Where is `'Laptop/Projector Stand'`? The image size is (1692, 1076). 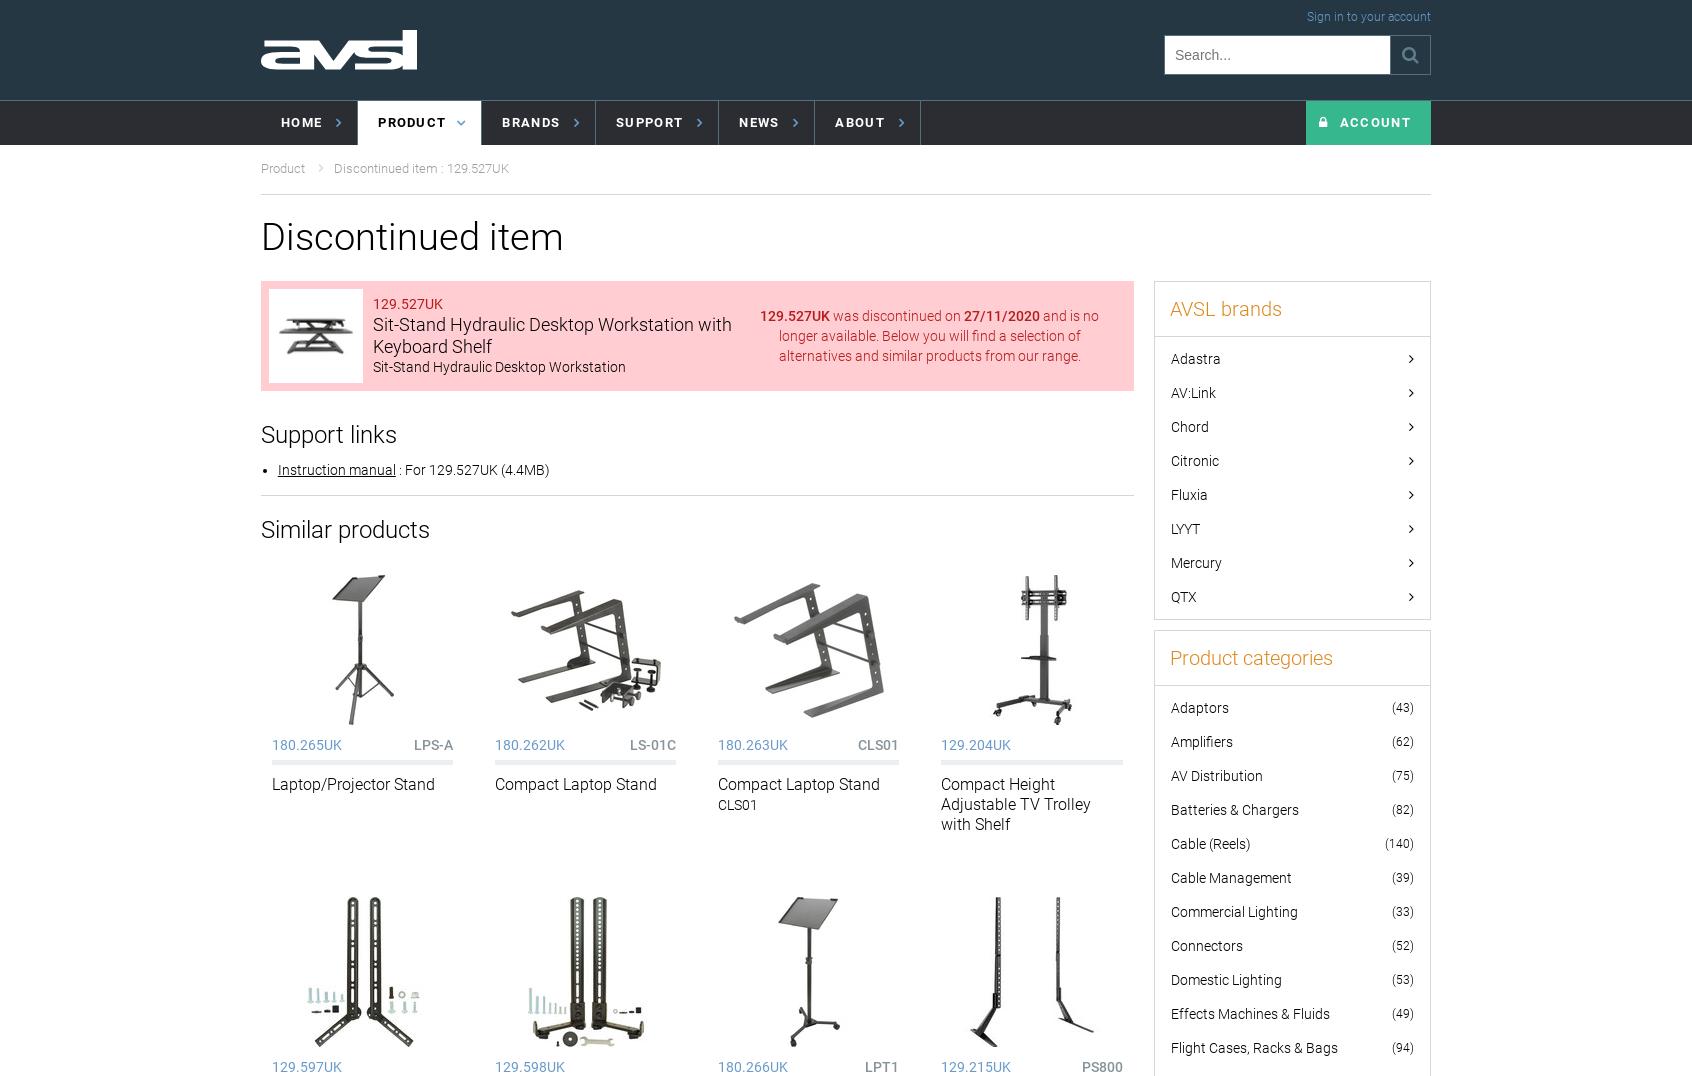
'Laptop/Projector Stand' is located at coordinates (352, 784).